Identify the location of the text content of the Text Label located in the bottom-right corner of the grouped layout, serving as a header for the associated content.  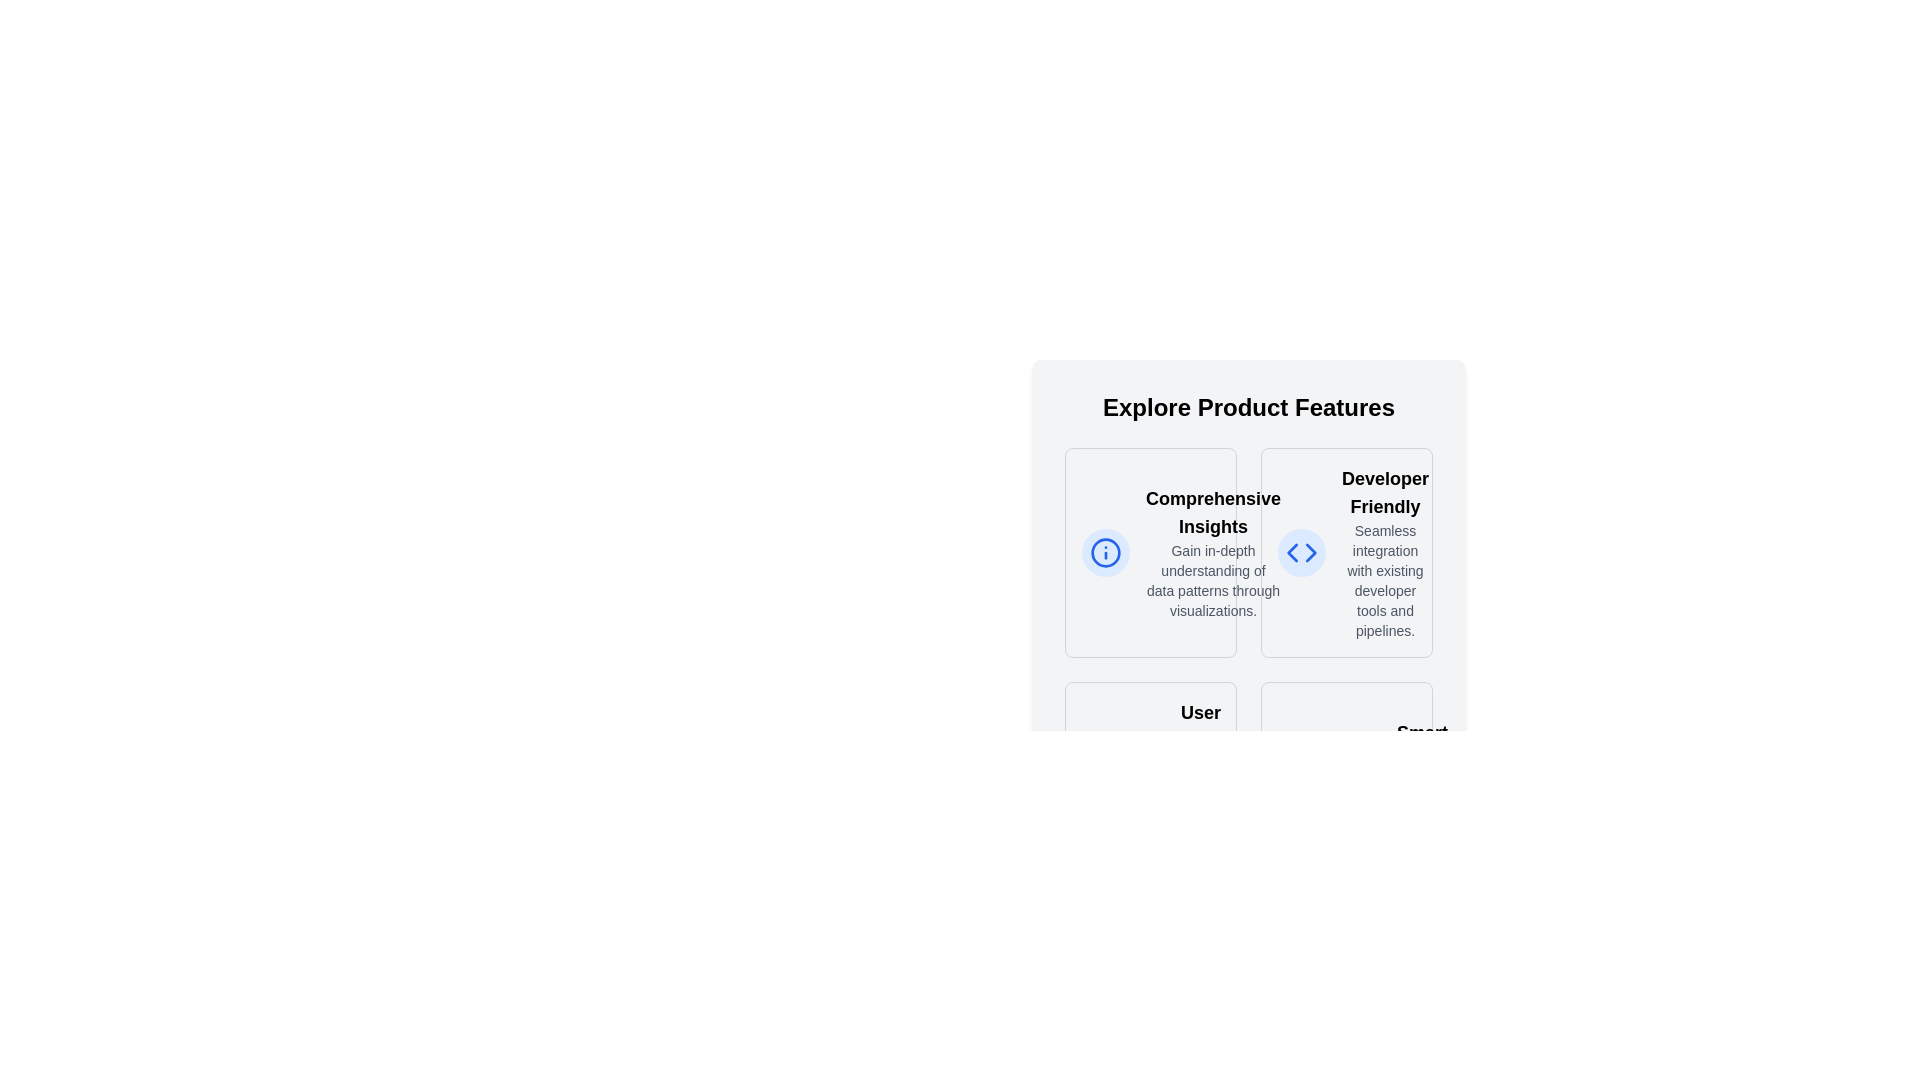
(1421, 747).